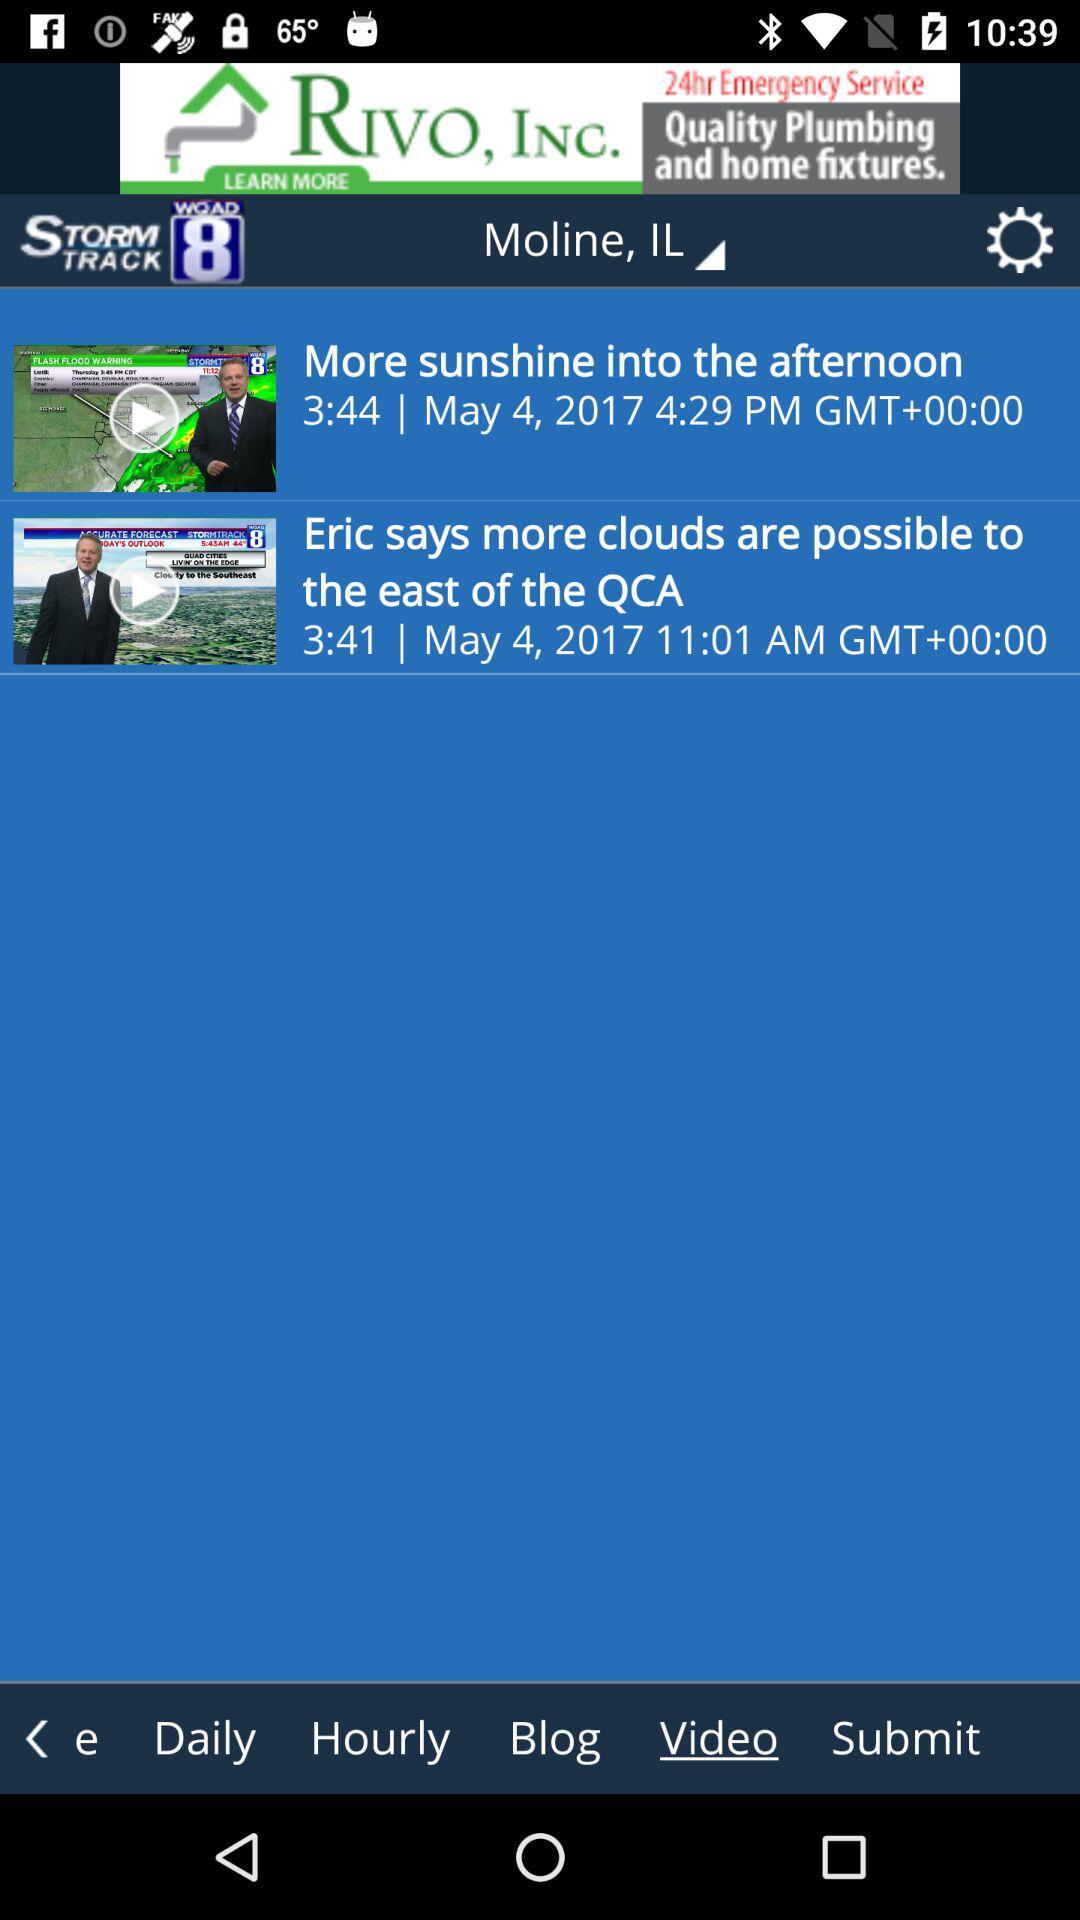 This screenshot has height=1920, width=1080. Describe the element at coordinates (131, 240) in the screenshot. I see `item next to the moline, il` at that location.